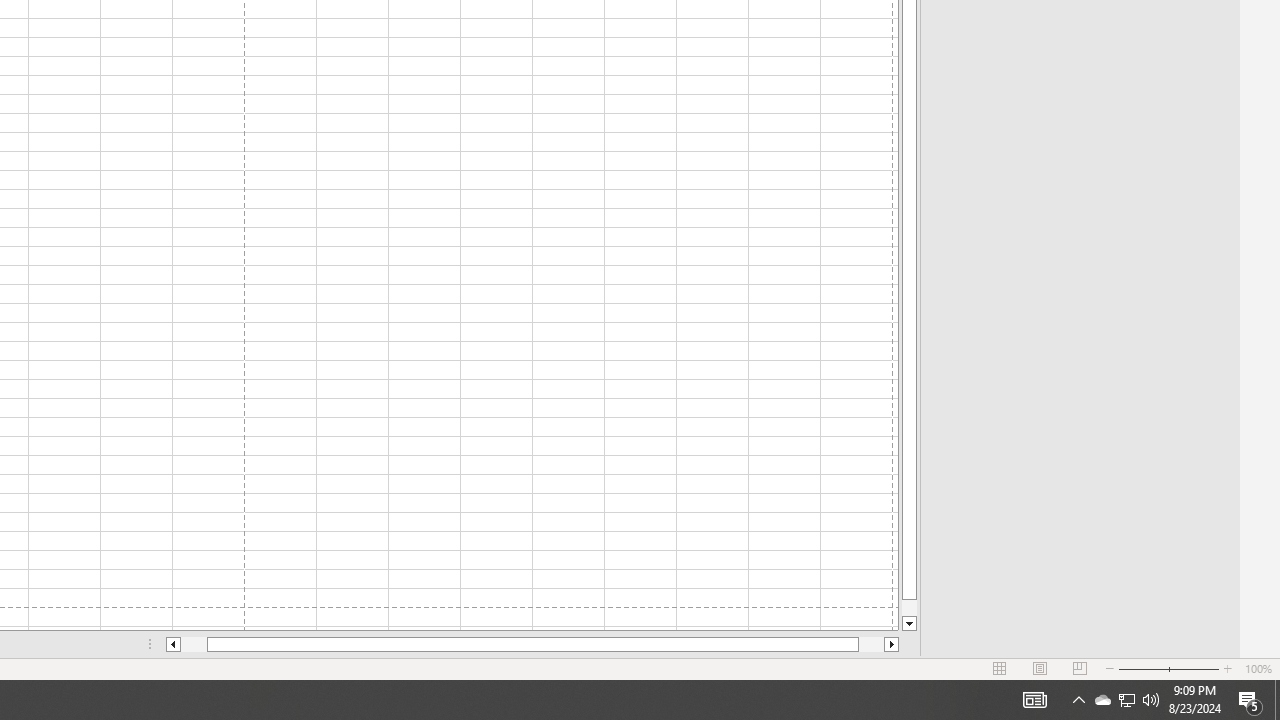 This screenshot has width=1280, height=720. Describe the element at coordinates (908, 607) in the screenshot. I see `'Page down'` at that location.